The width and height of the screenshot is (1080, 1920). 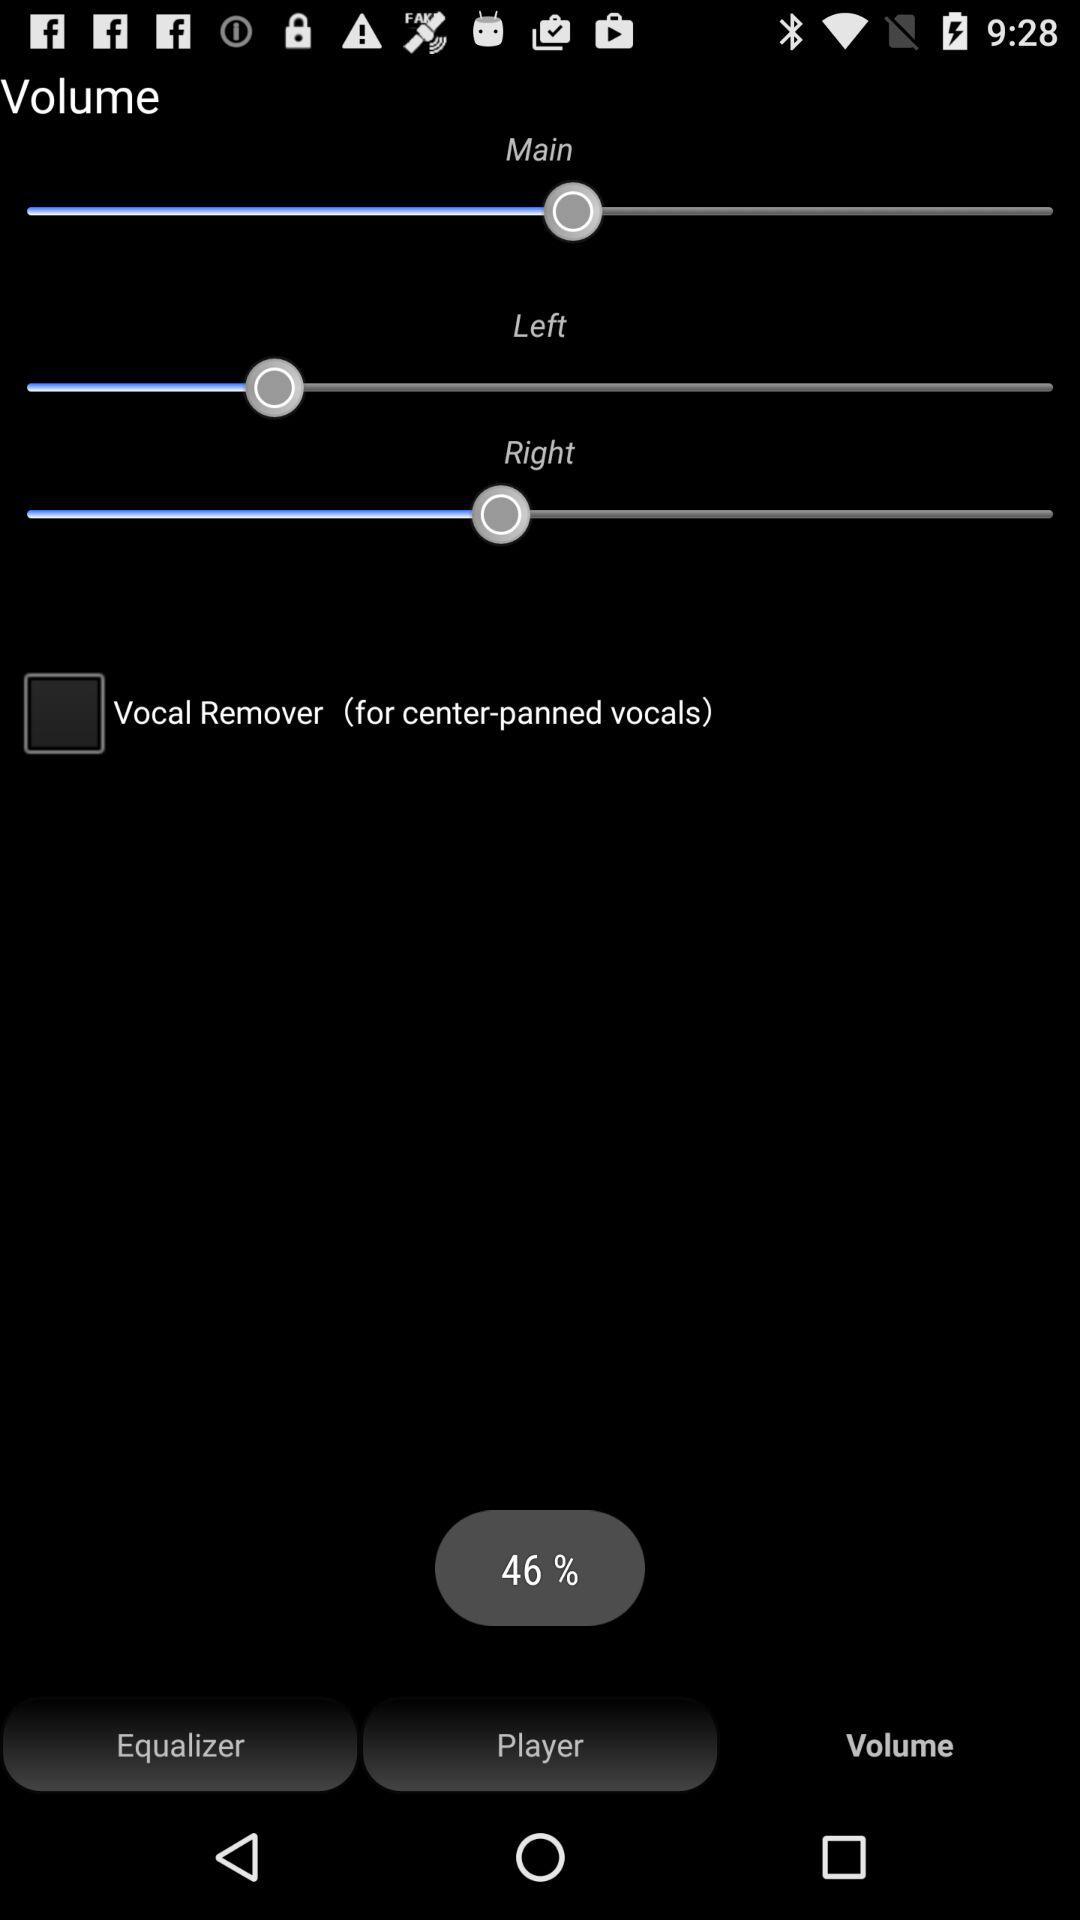 What do you see at coordinates (373, 711) in the screenshot?
I see `the button above the equalizer` at bounding box center [373, 711].